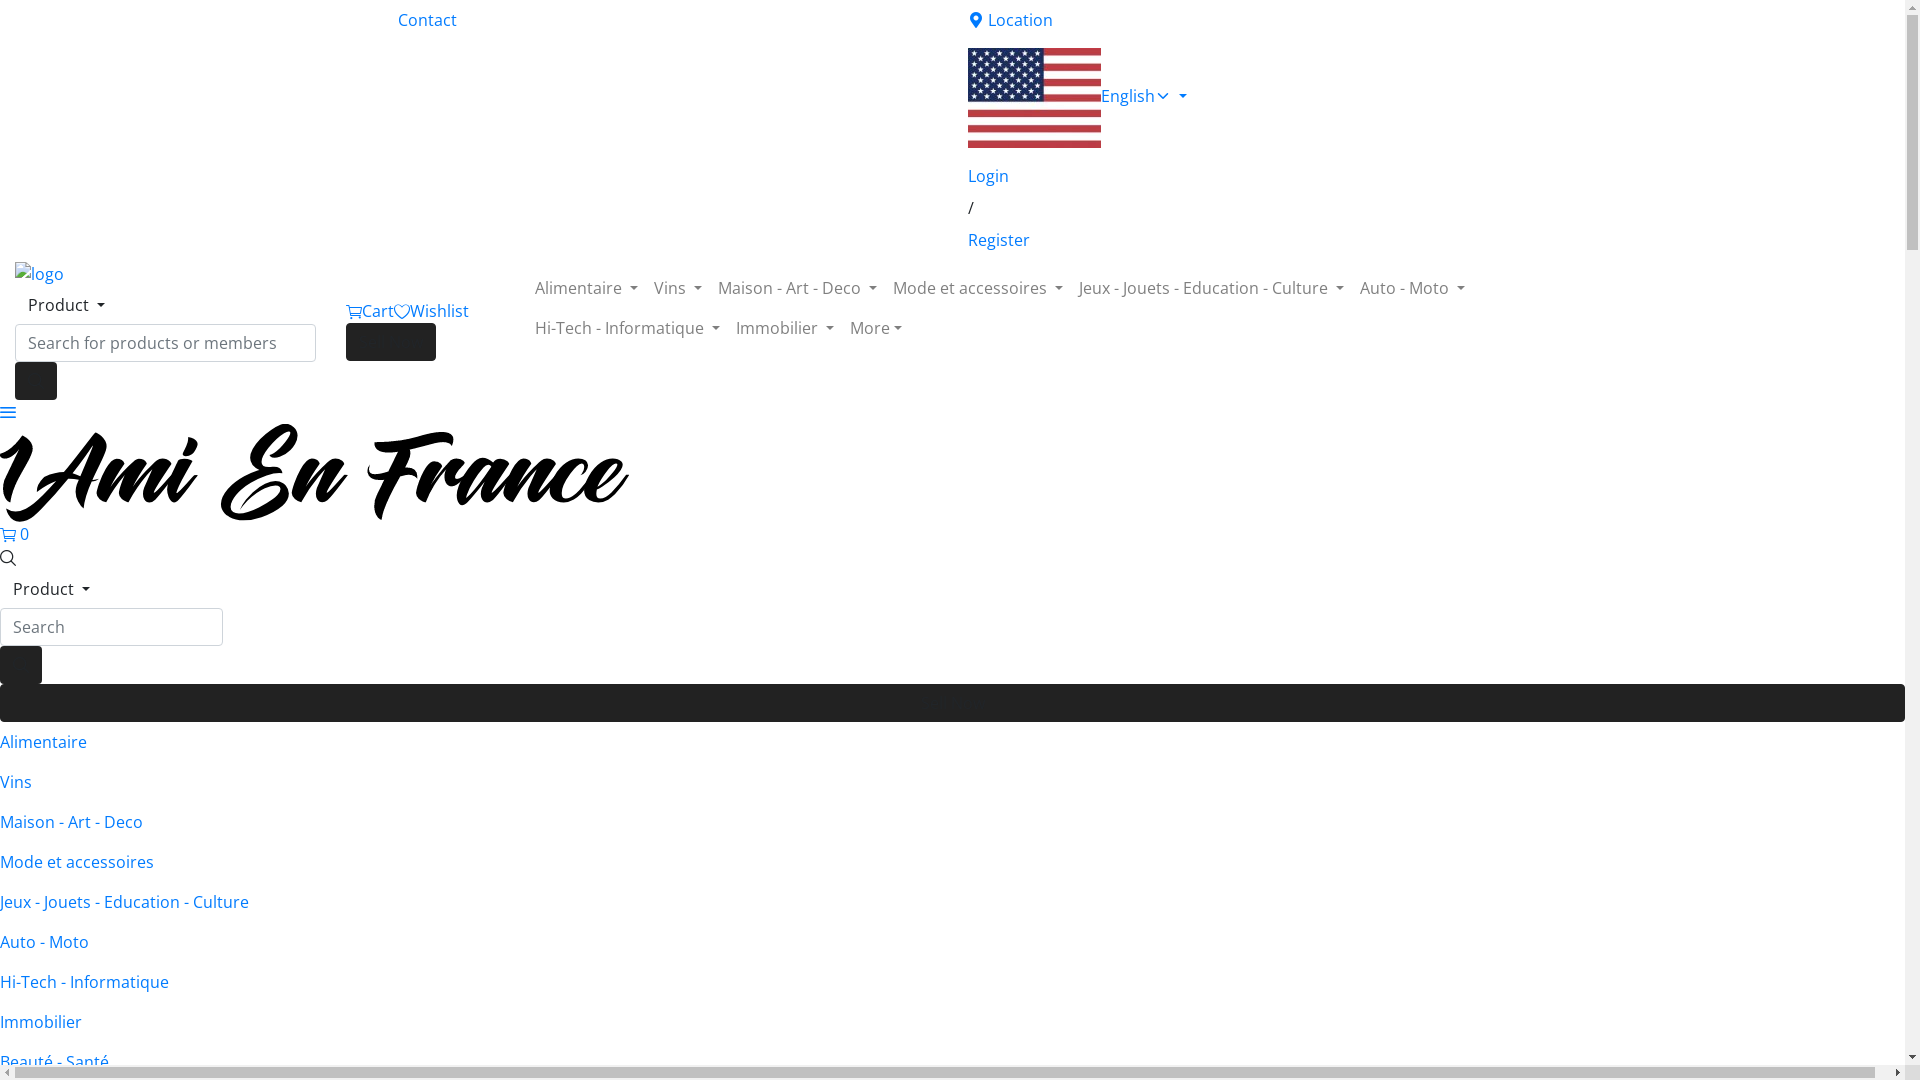 The image size is (1920, 1080). What do you see at coordinates (1210, 288) in the screenshot?
I see `'Jeux - Jouets - Education - Culture'` at bounding box center [1210, 288].